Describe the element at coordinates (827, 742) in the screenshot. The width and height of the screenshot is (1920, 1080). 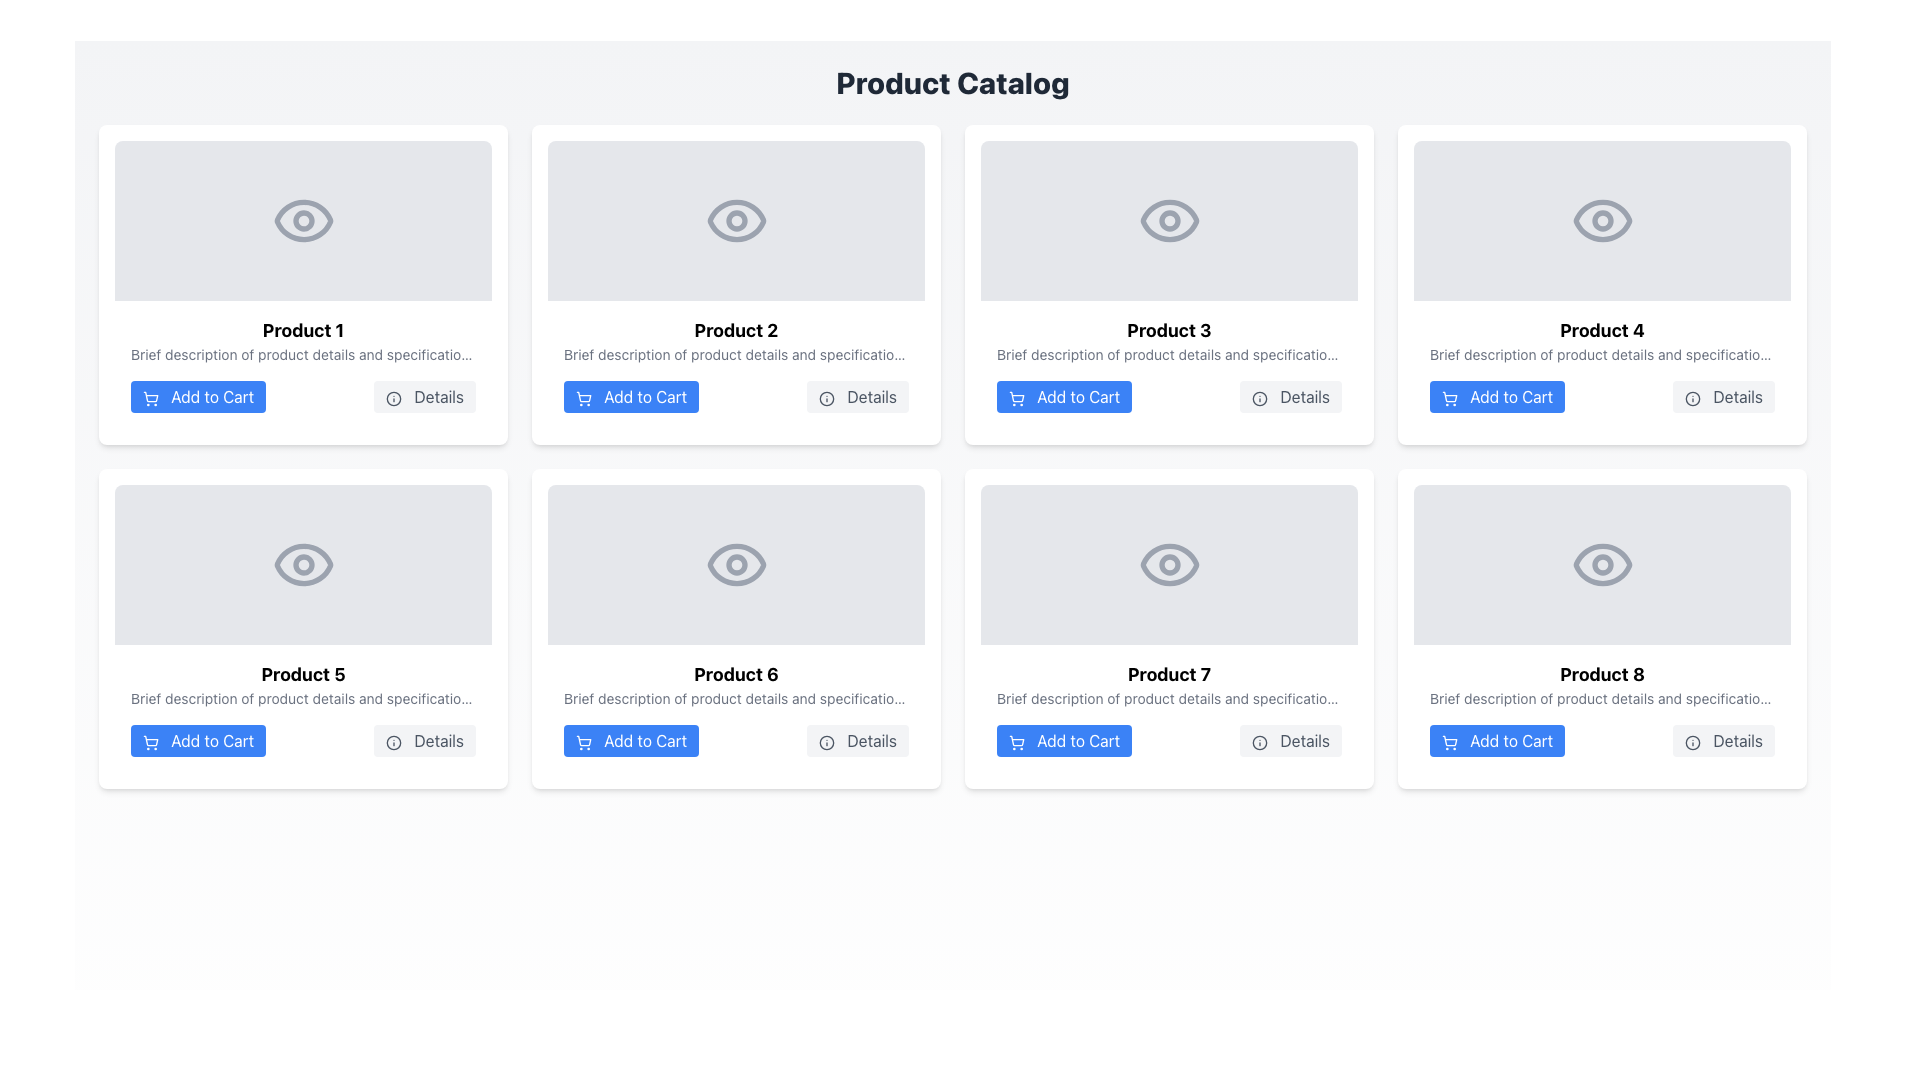
I see `the informational circle icon located within the 'Details' button of the 'Product 6' card` at that location.